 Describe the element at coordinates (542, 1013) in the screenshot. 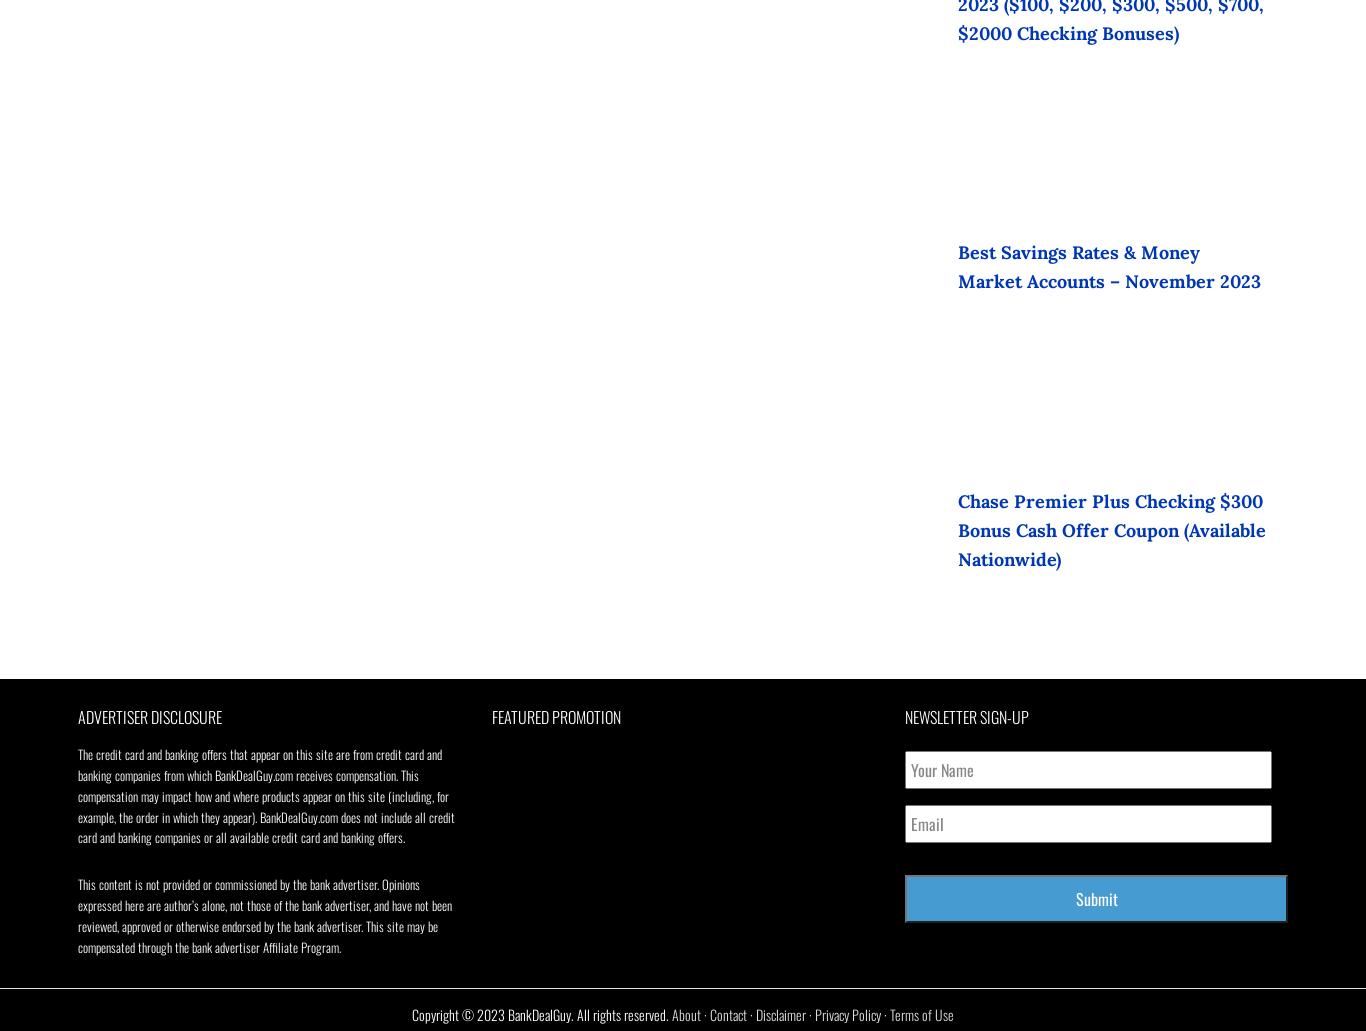

I see `'Copyright © 2023 BankDealGuy. All rights reserved.'` at that location.